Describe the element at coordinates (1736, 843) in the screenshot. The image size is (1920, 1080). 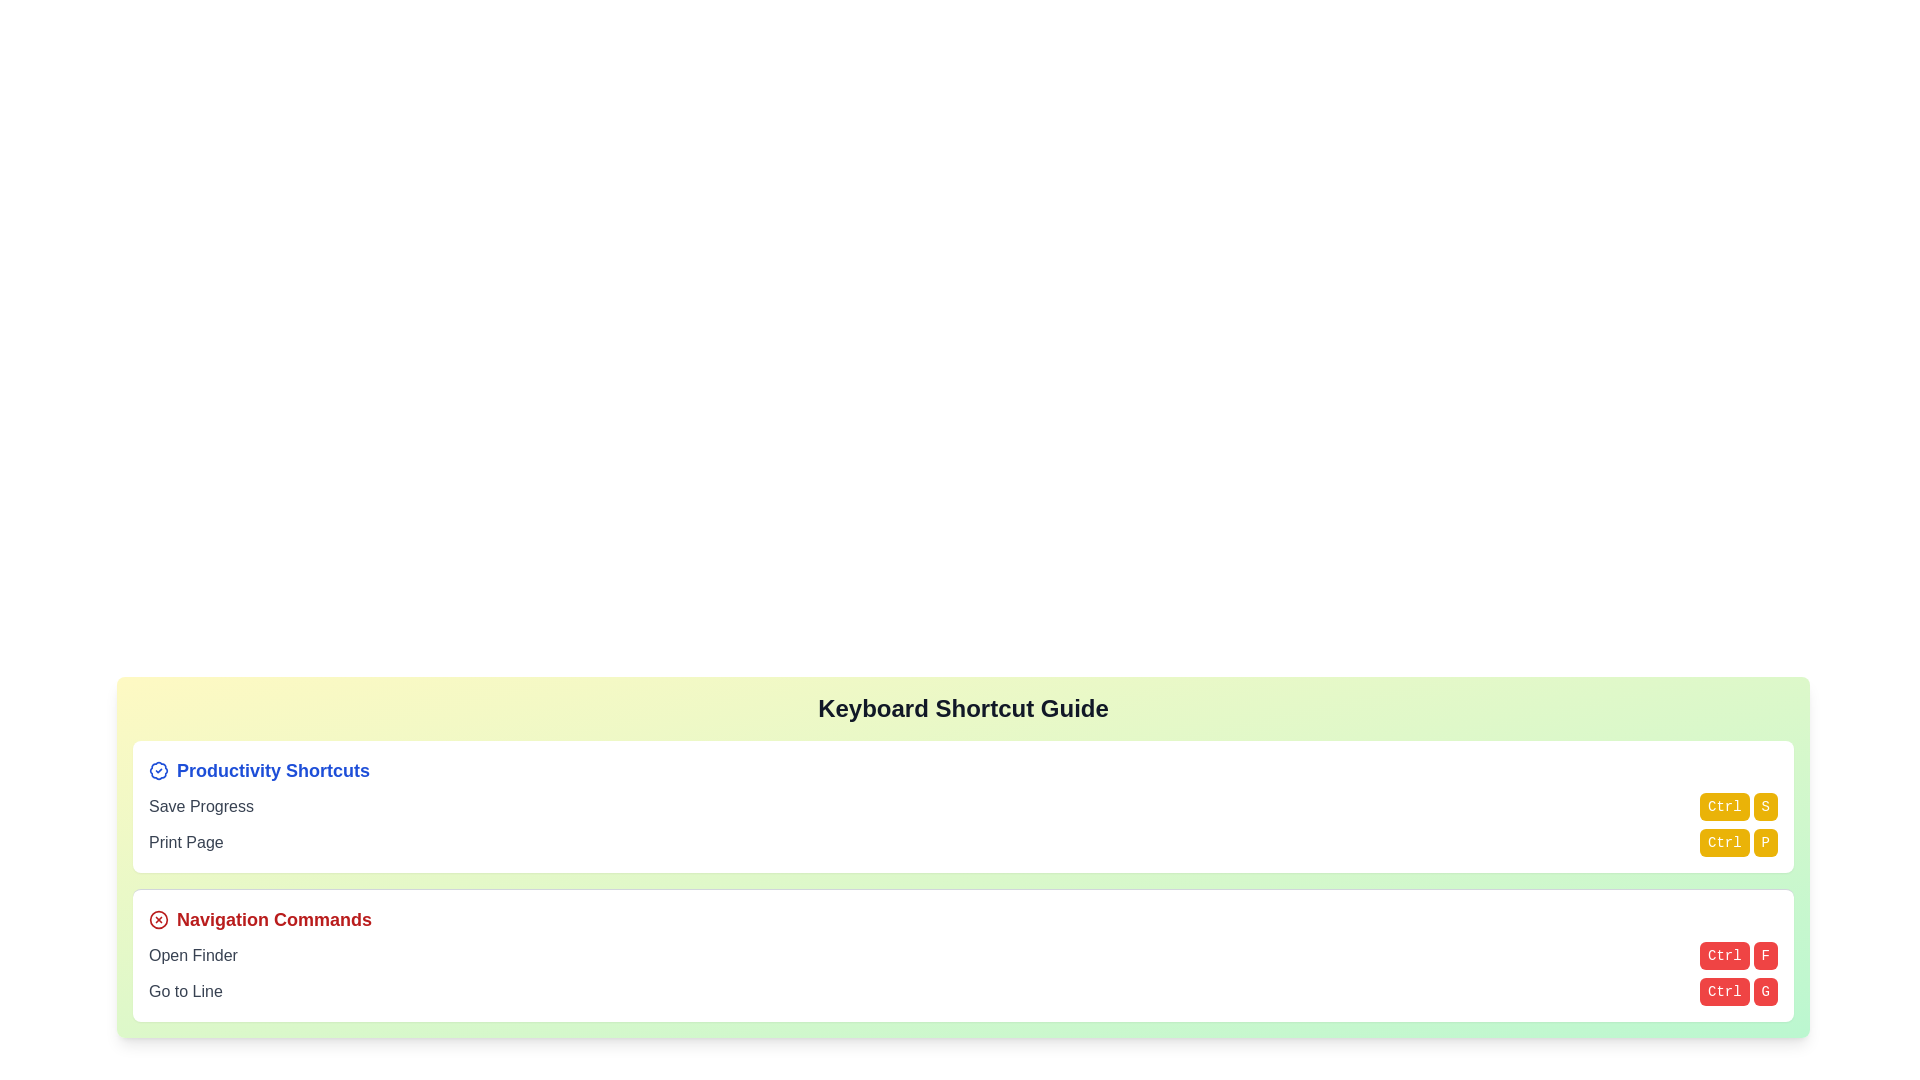
I see `the Keyboard Shortcut Indicator for 'Ctrl+P', located in the second row of the first group under 'Productivity Shortcuts', adjacent to the 'Print Page' label` at that location.